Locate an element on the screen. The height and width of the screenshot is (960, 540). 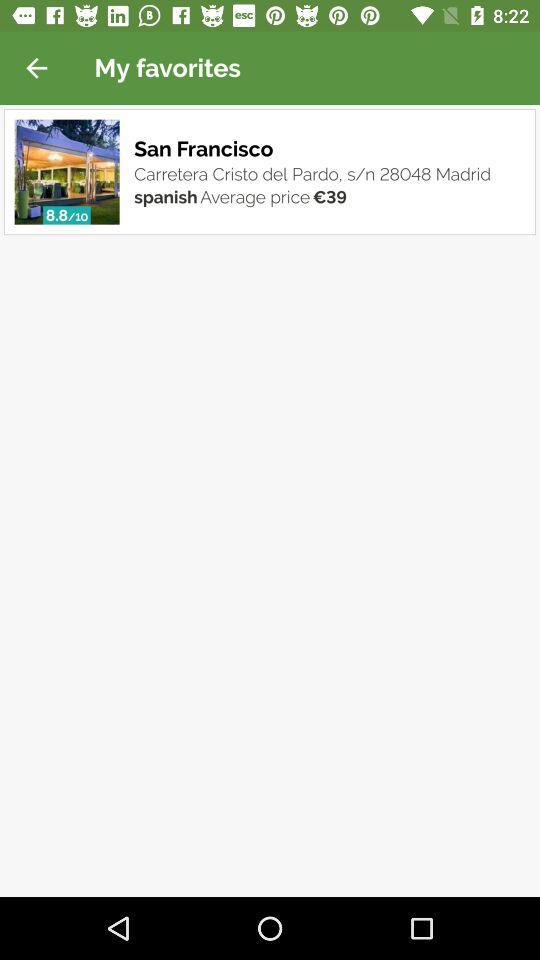
the item above the carretera cristo del is located at coordinates (205, 148).